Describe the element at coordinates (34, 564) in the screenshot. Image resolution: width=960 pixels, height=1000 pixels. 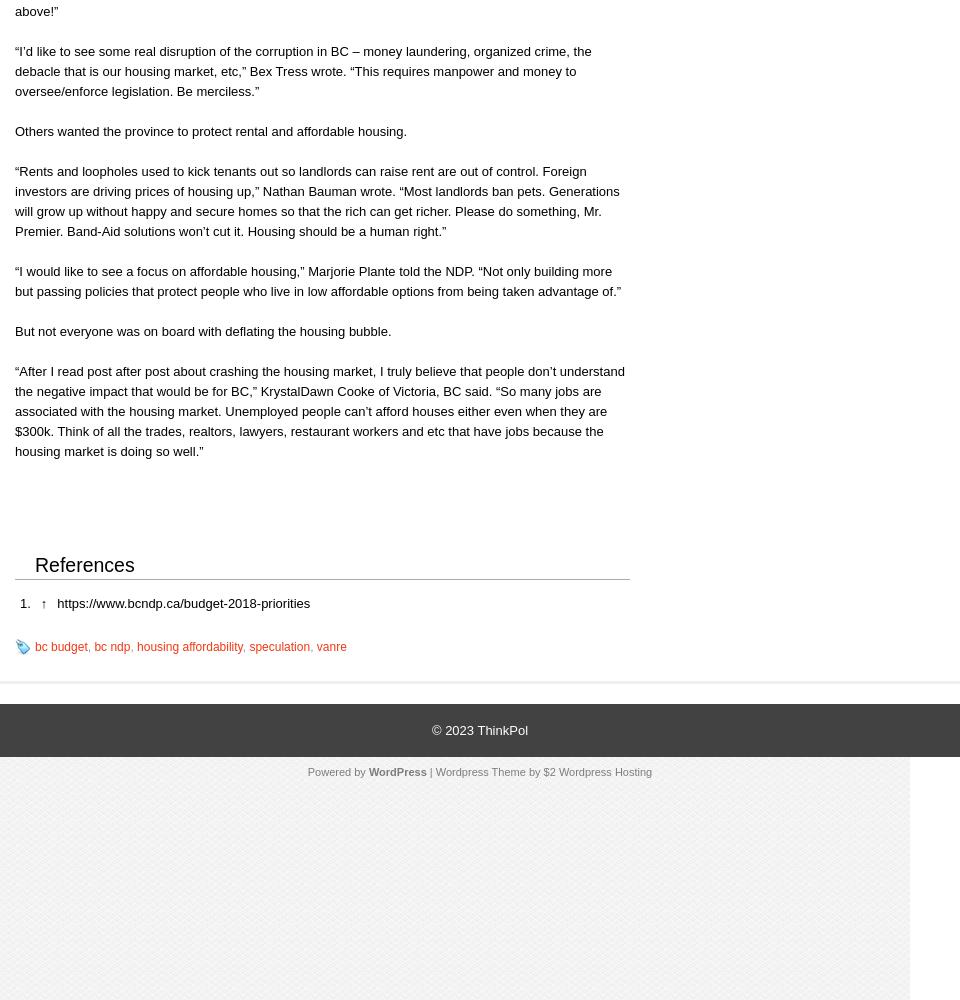
I see `'References'` at that location.